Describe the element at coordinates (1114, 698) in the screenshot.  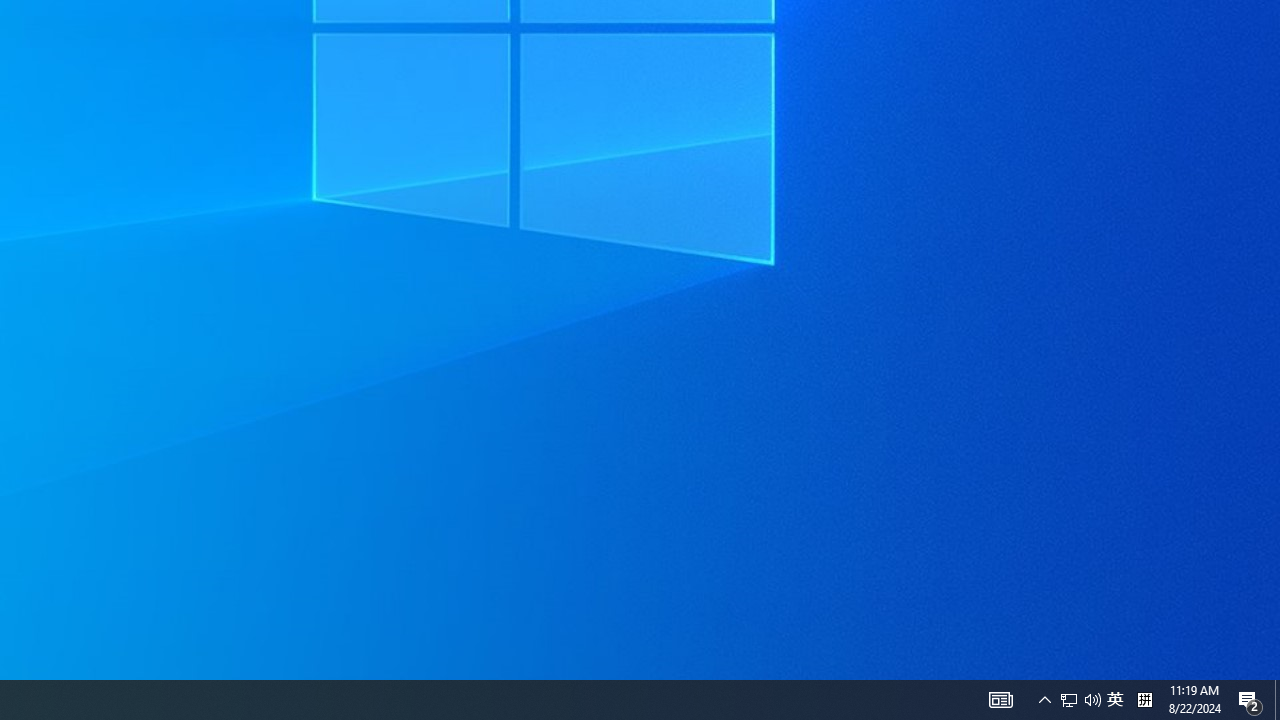
I see `'Tray Input Indicator - Chinese (Simplified, China)'` at that location.